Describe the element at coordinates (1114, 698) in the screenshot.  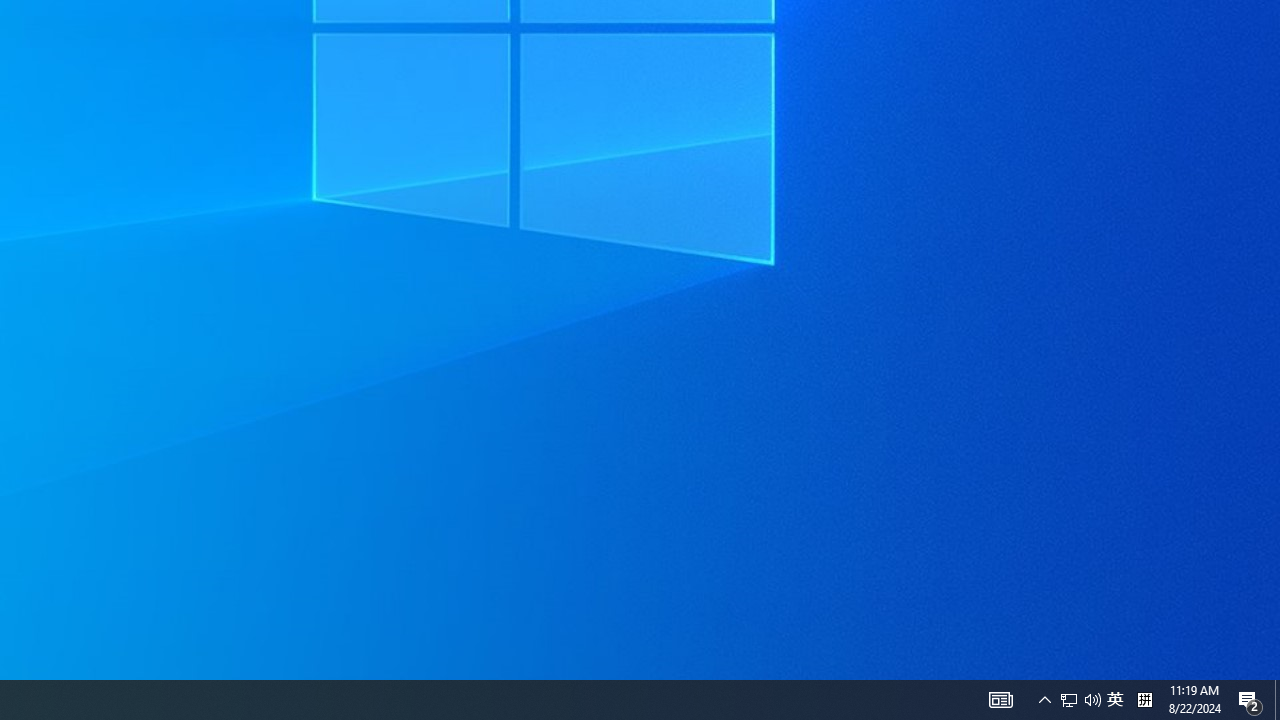
I see `'Tray Input Indicator - Chinese (Simplified, China)'` at that location.